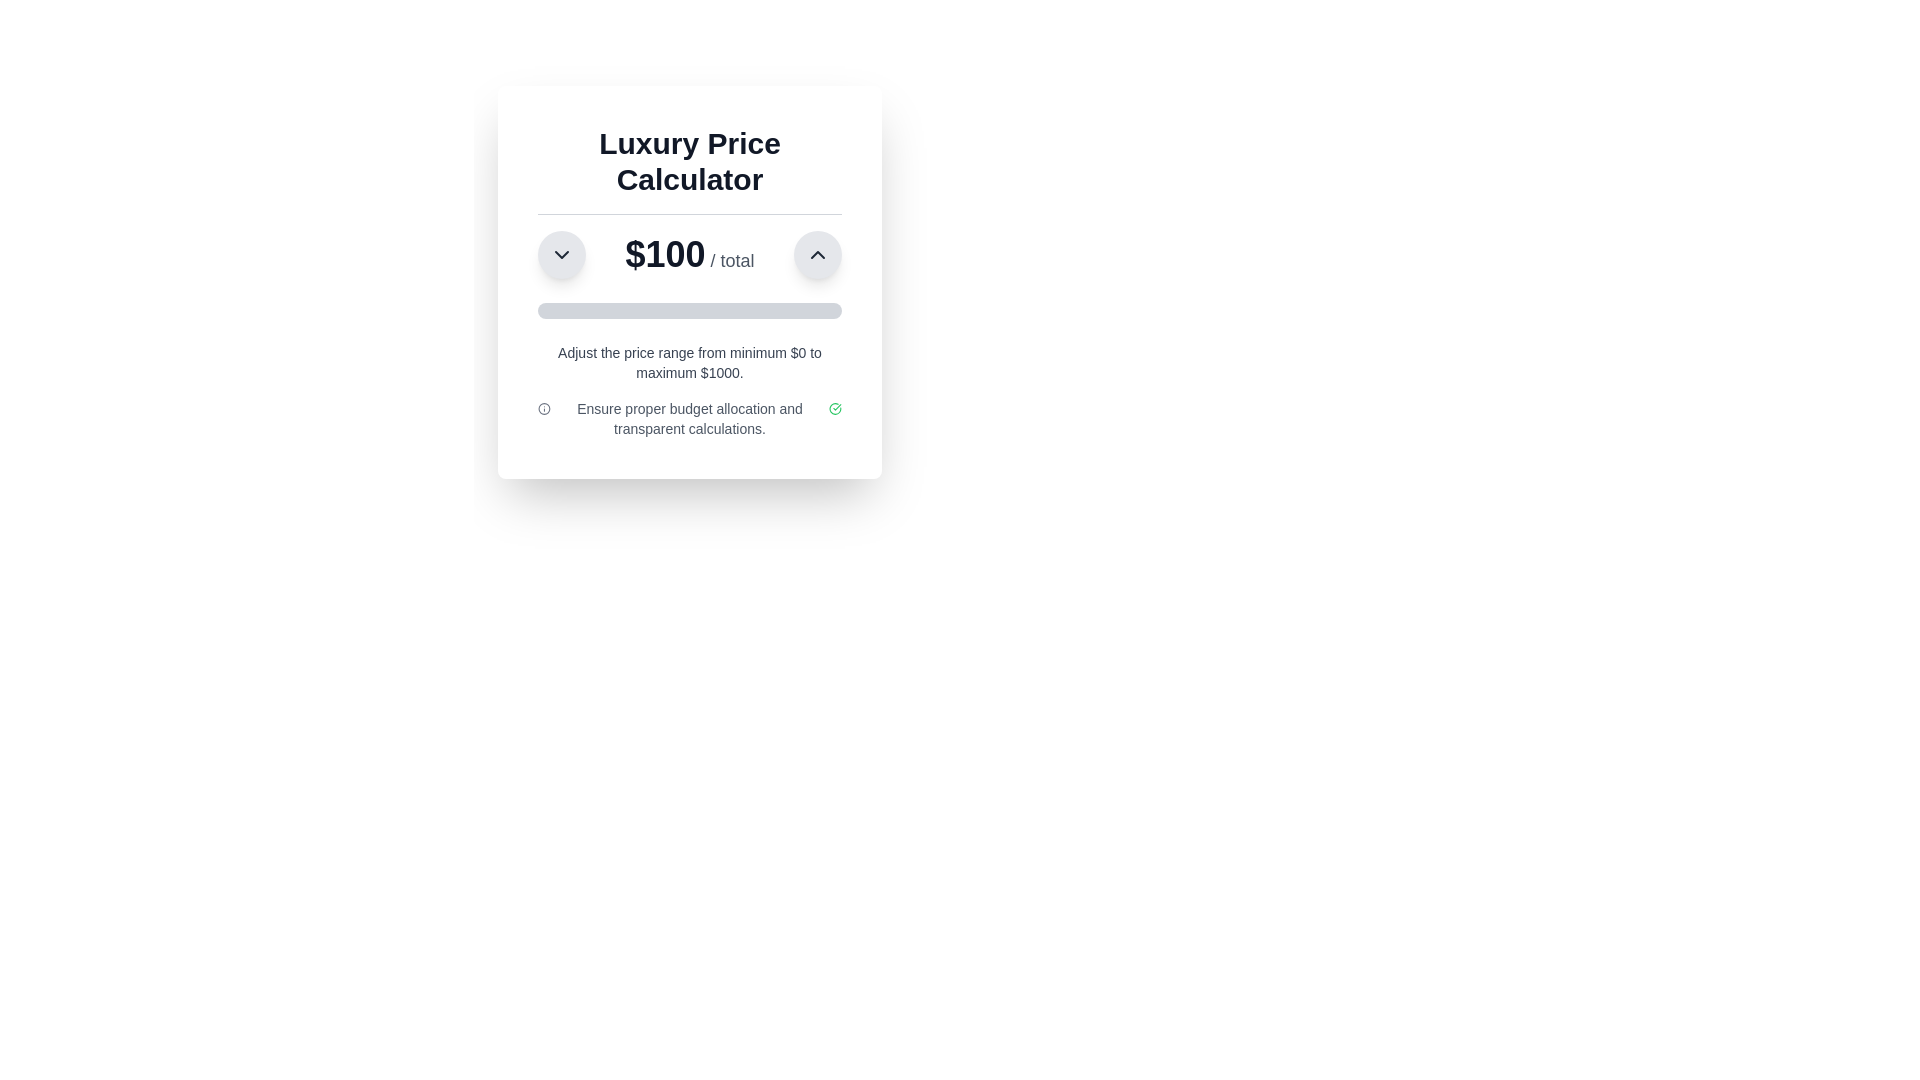 This screenshot has width=1920, height=1080. I want to click on the static text that provides instructions about the price range adjustment functionality of the Luxury Price Calculator, located below the progress bar and above the line starting with 'Ensure proper budget allocation', so click(690, 362).